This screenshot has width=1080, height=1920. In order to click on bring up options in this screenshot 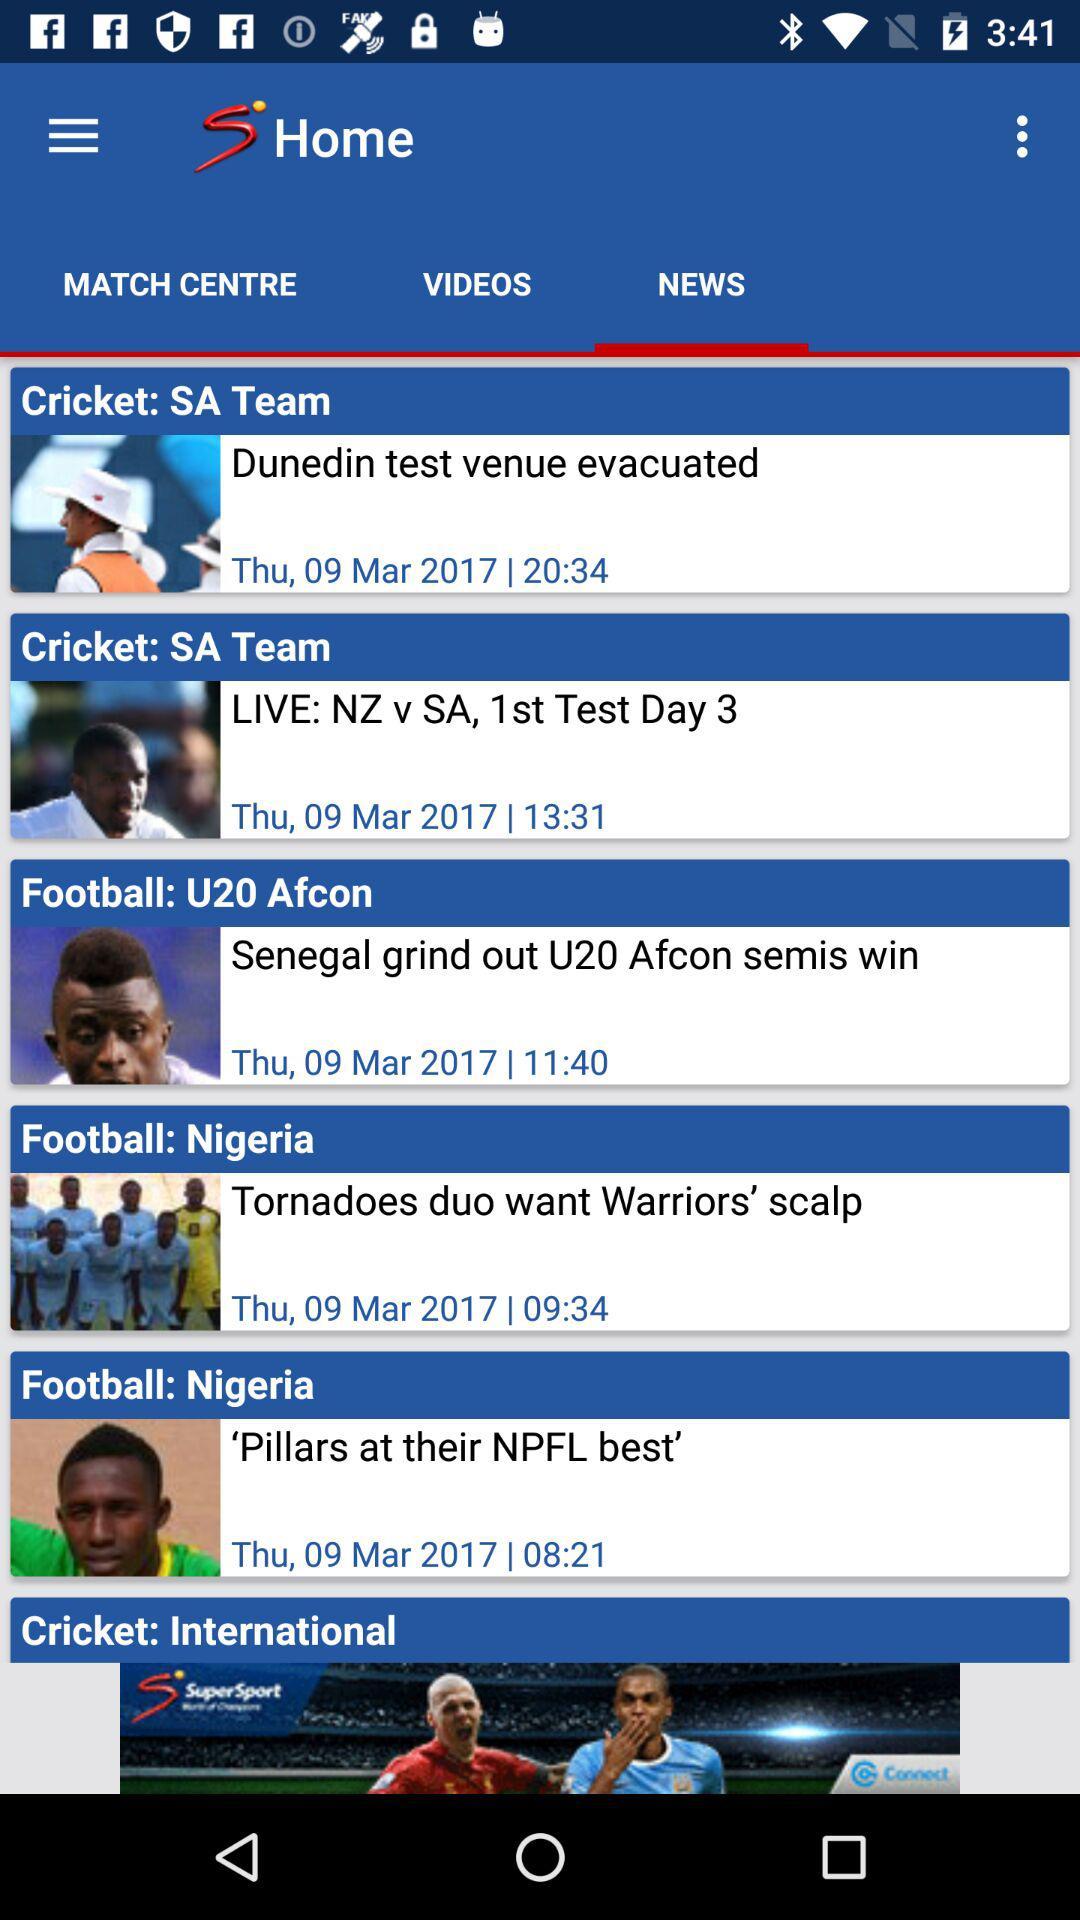, I will do `click(72, 135)`.